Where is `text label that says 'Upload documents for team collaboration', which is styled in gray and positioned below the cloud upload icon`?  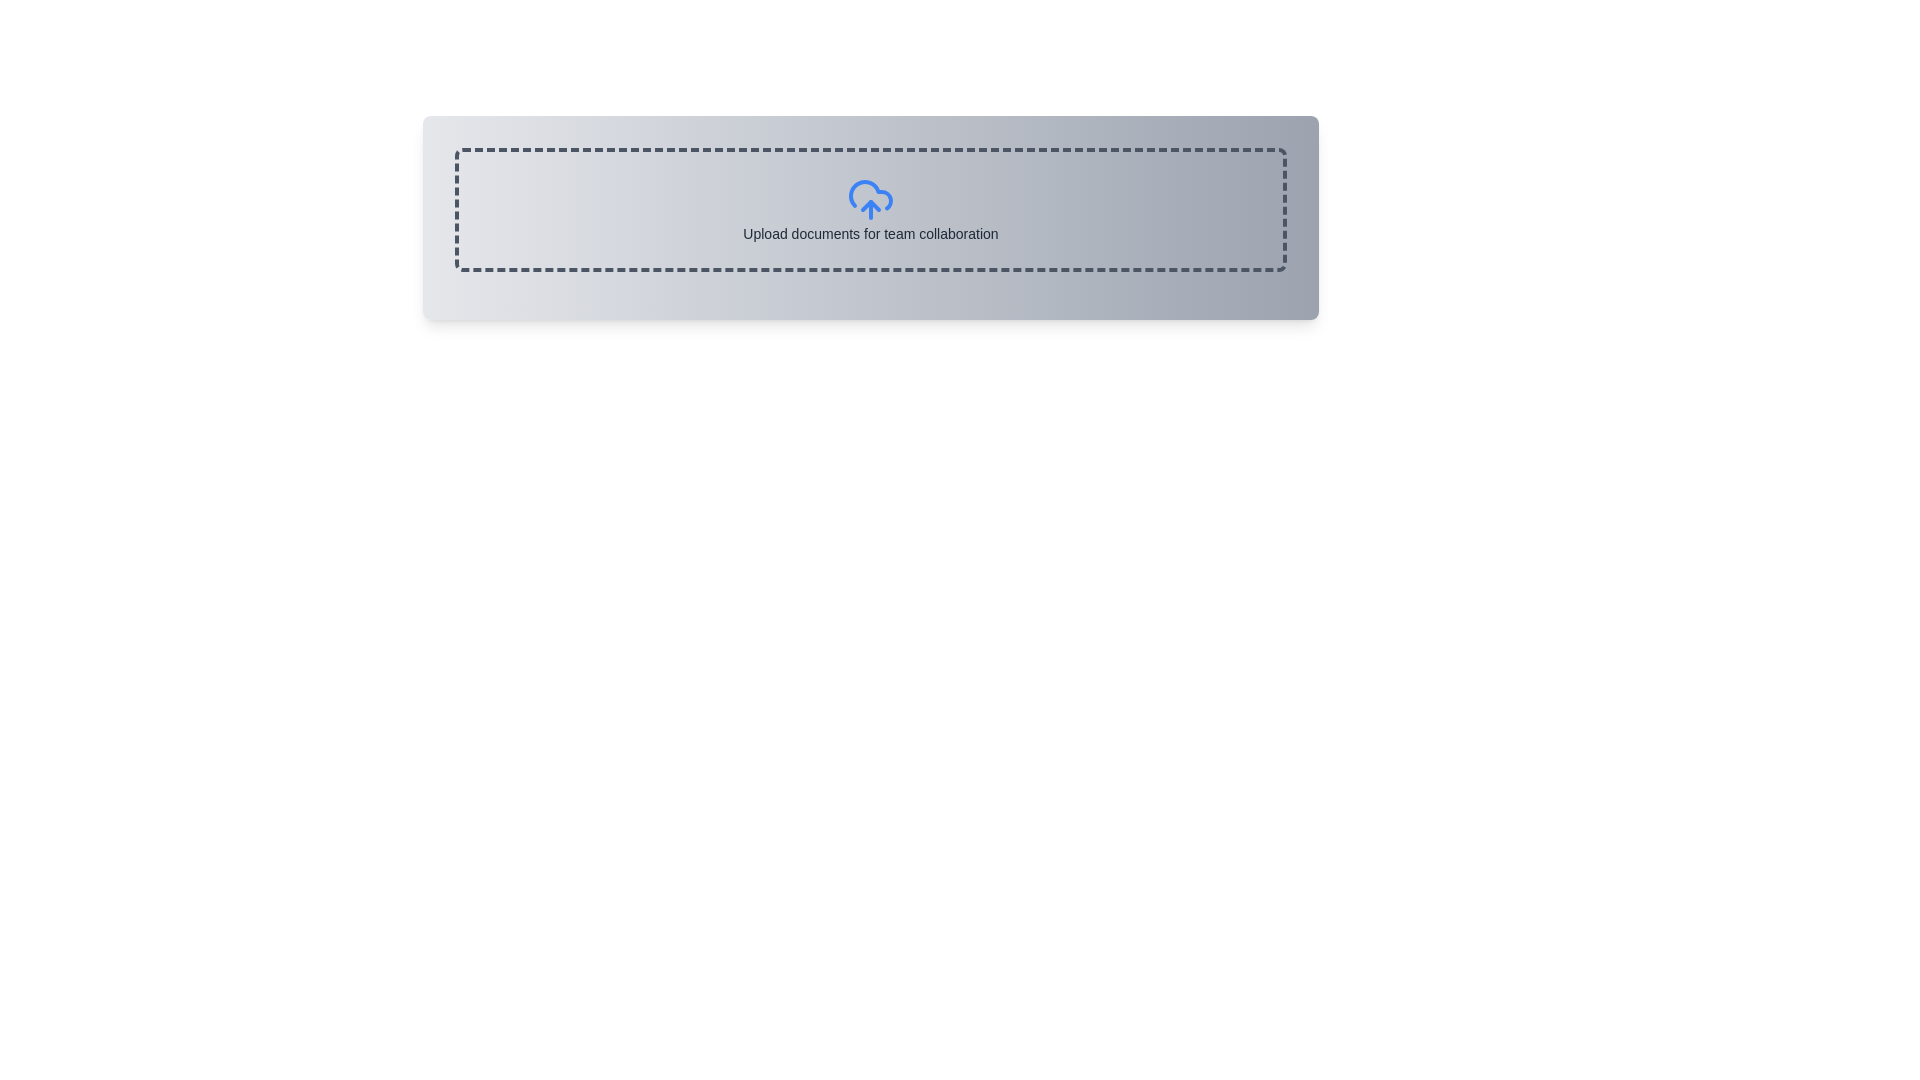 text label that says 'Upload documents for team collaboration', which is styled in gray and positioned below the cloud upload icon is located at coordinates (870, 233).